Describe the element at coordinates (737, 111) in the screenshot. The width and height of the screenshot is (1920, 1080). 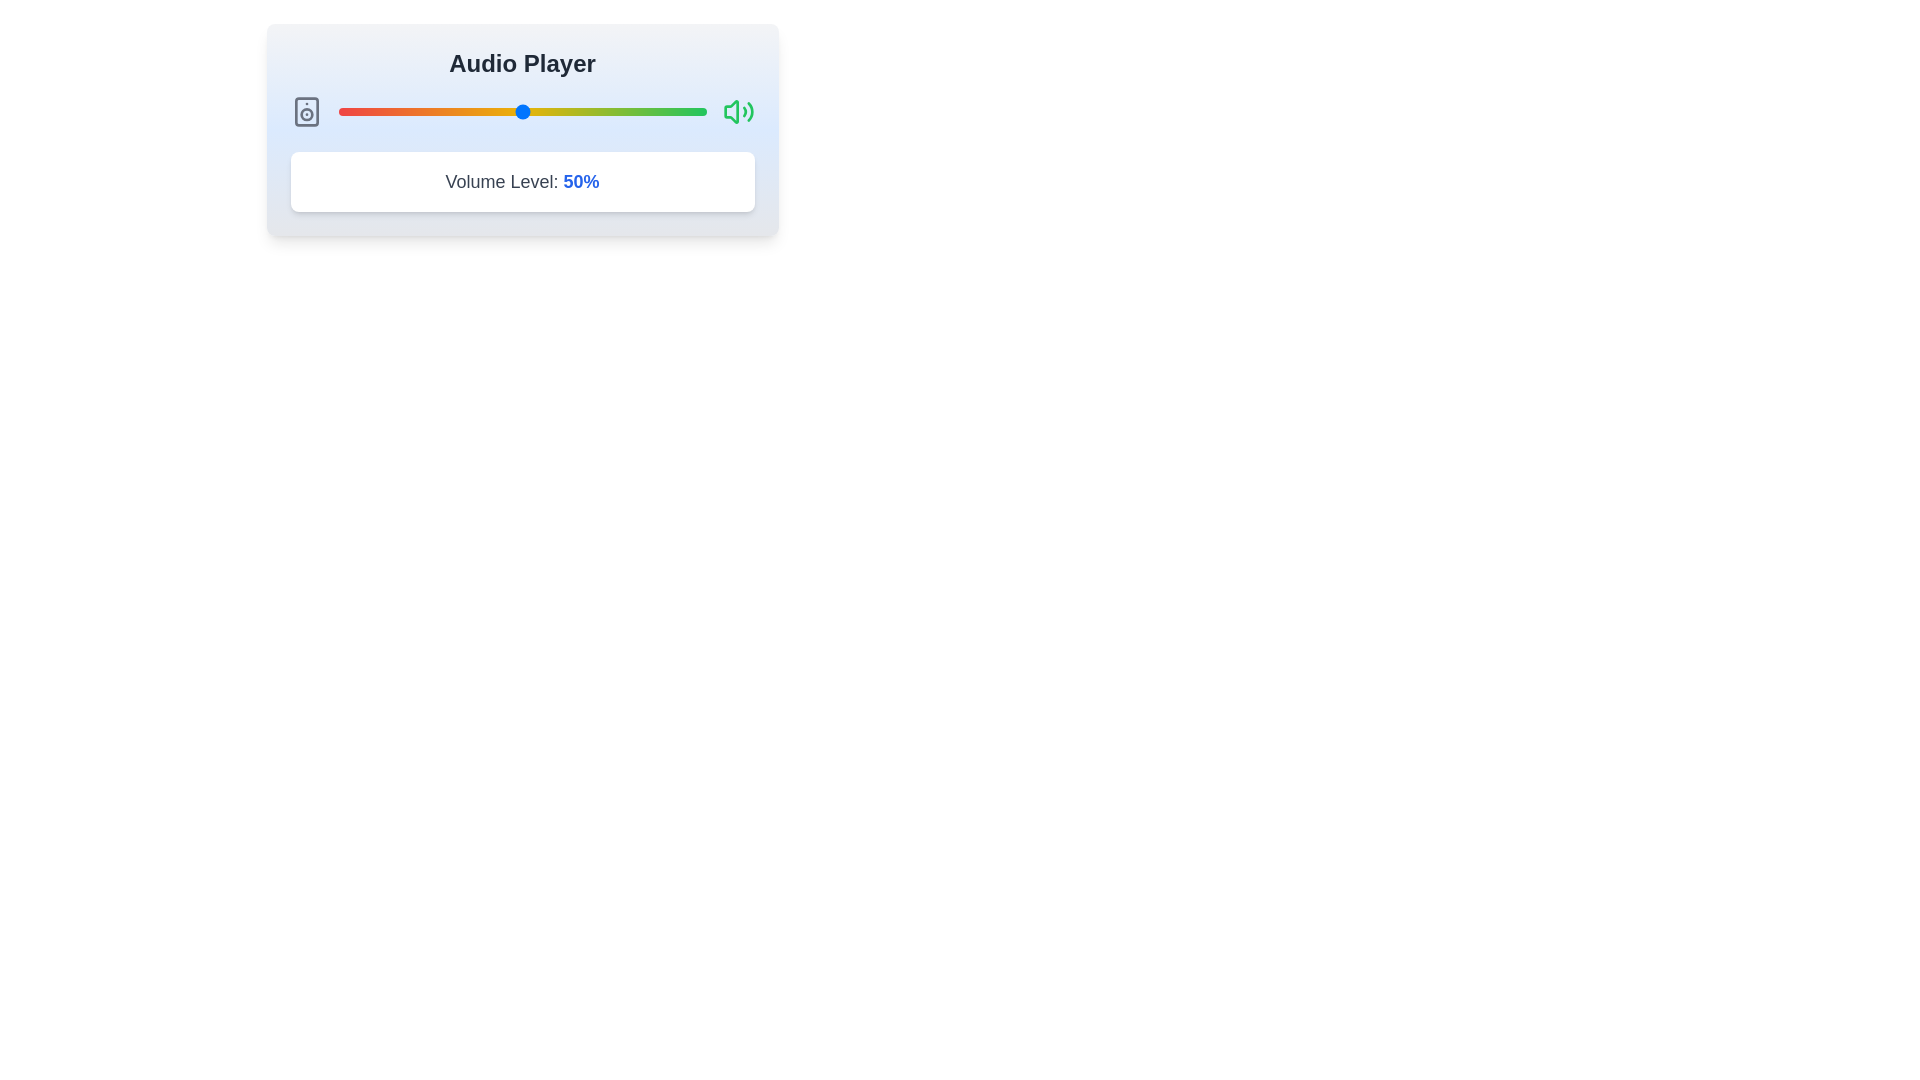
I see `the volume icon to focus` at that location.